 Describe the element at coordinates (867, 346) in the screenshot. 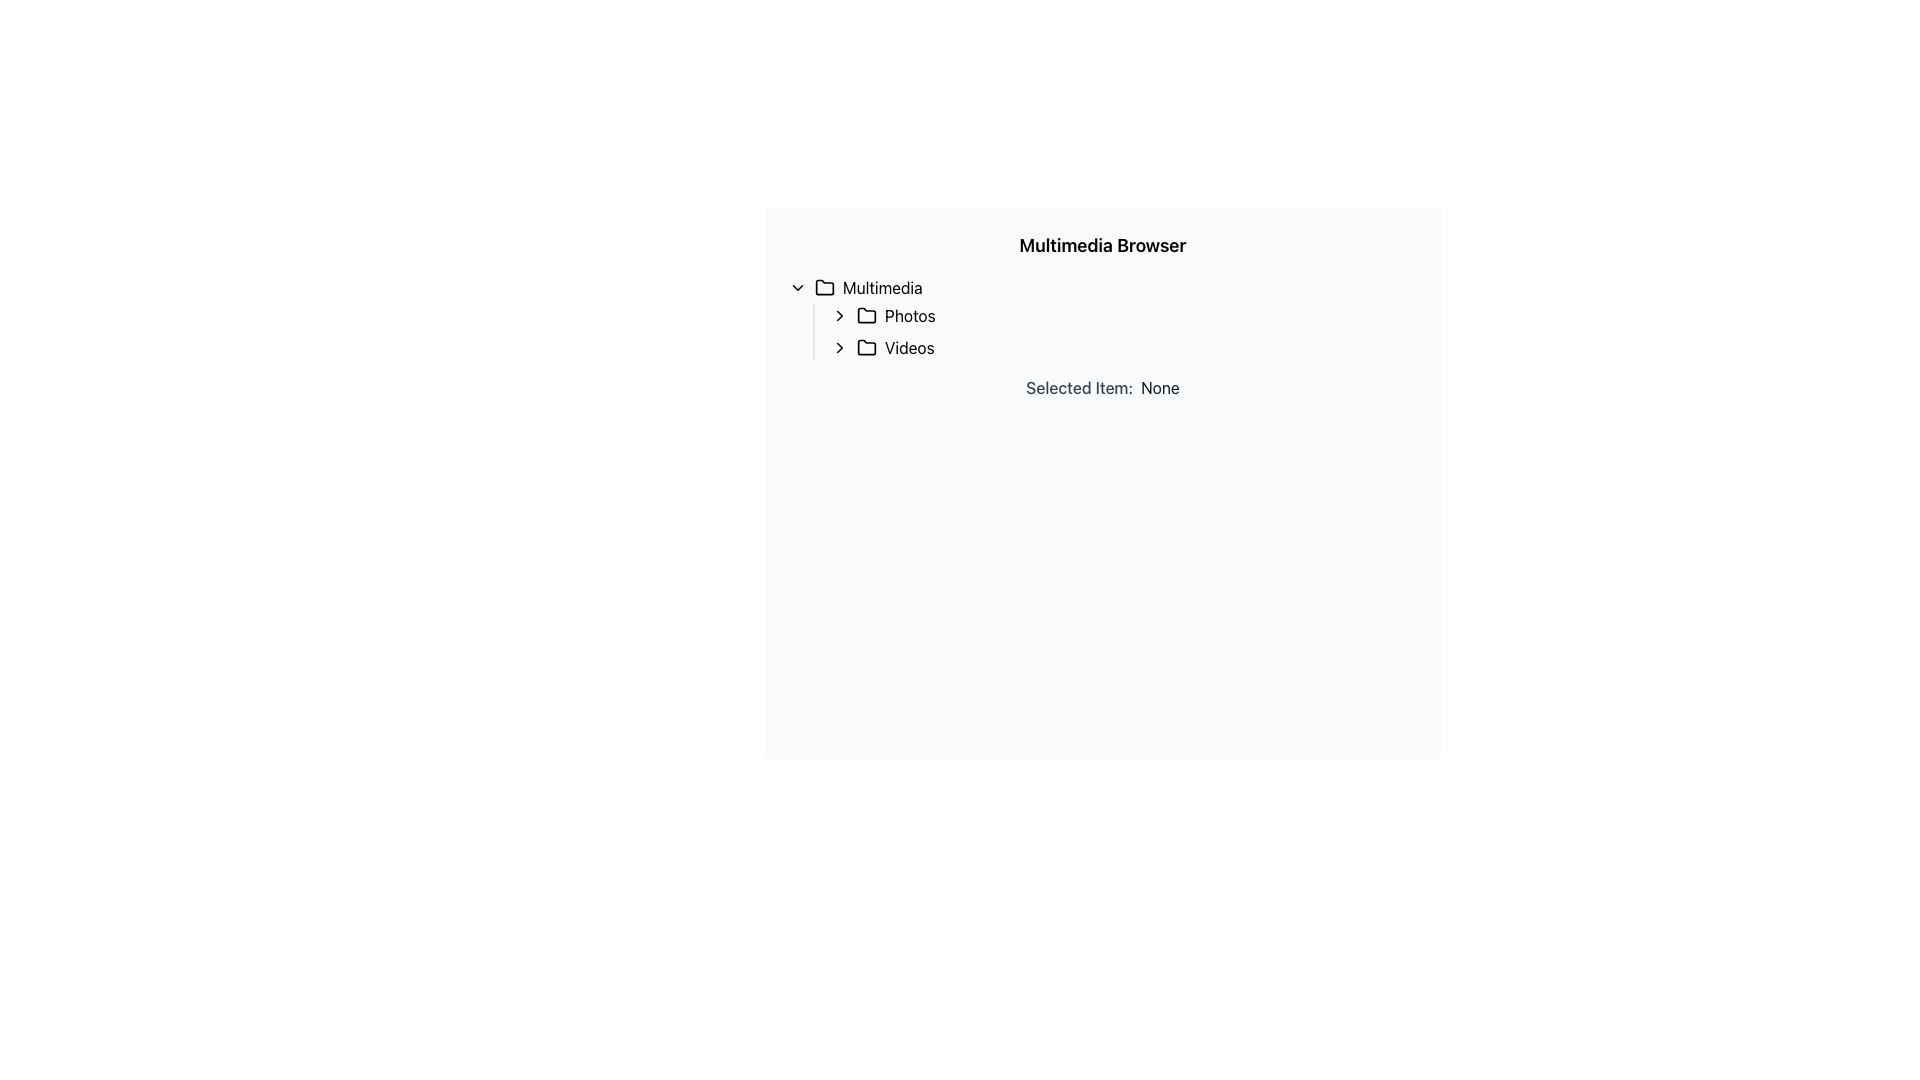

I see `the folder icon representing the 'Videos' folder in the sidebar tree structure` at that location.